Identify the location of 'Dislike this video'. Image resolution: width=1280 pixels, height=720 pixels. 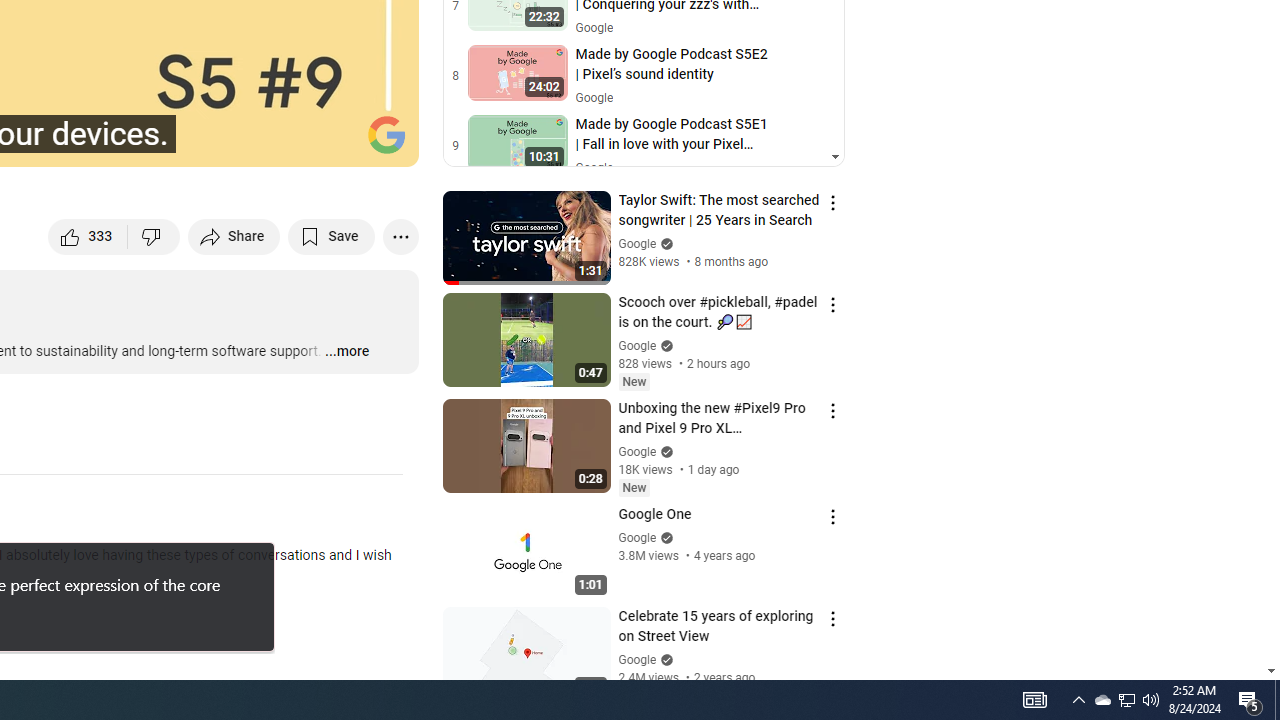
(153, 235).